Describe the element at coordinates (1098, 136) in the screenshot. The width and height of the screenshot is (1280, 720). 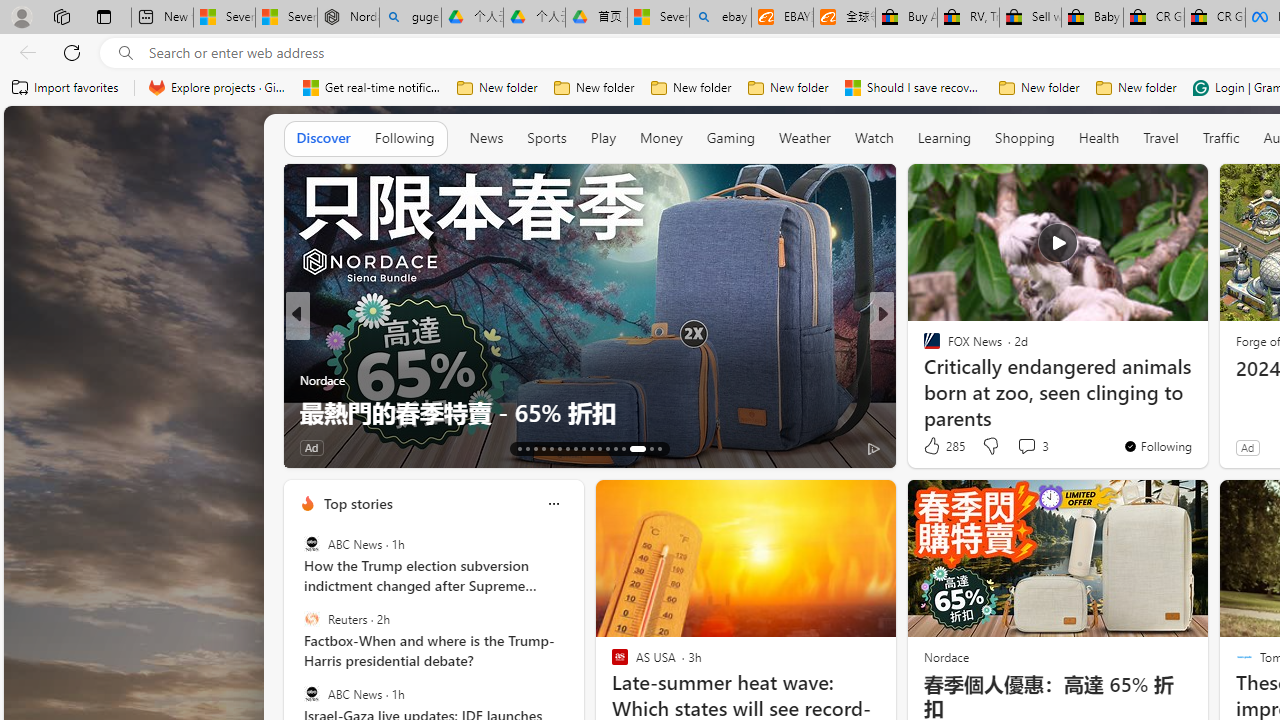
I see `'Health'` at that location.